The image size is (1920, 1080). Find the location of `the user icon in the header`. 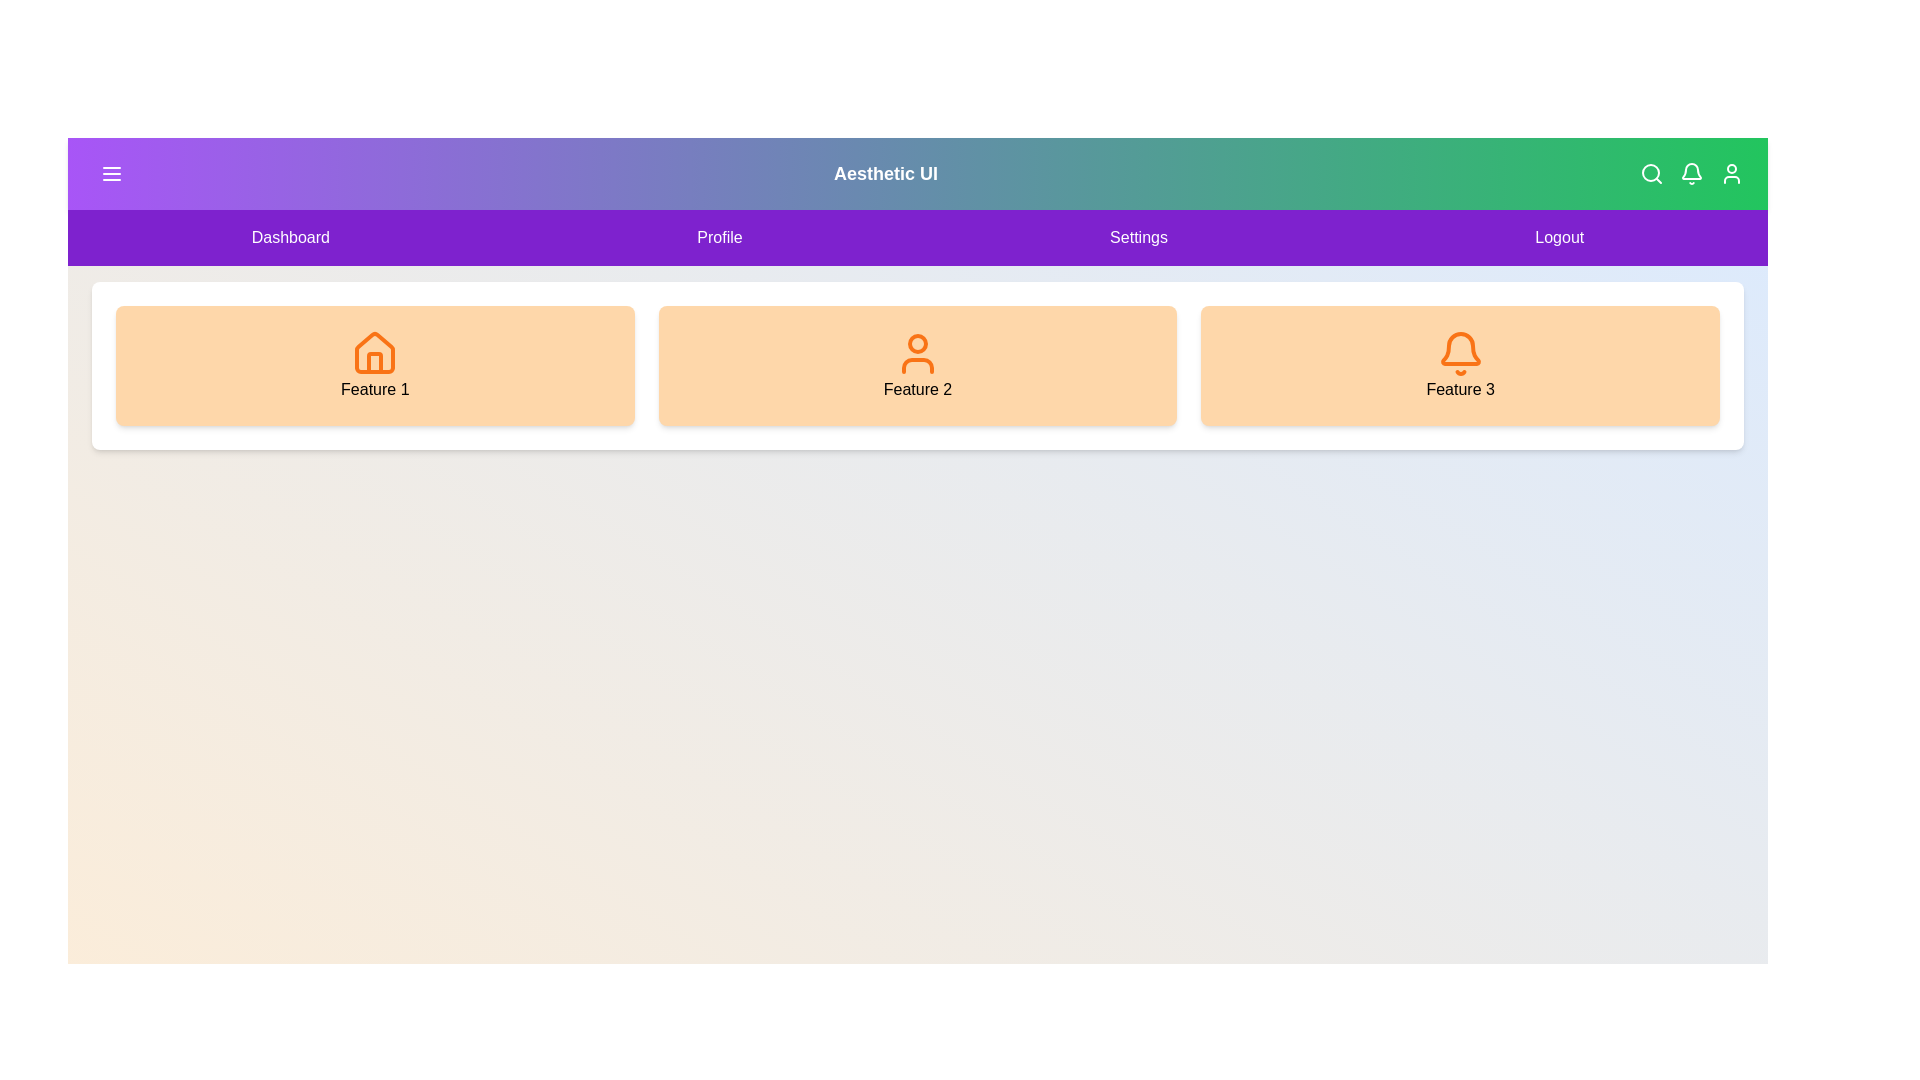

the user icon in the header is located at coordinates (1731, 172).